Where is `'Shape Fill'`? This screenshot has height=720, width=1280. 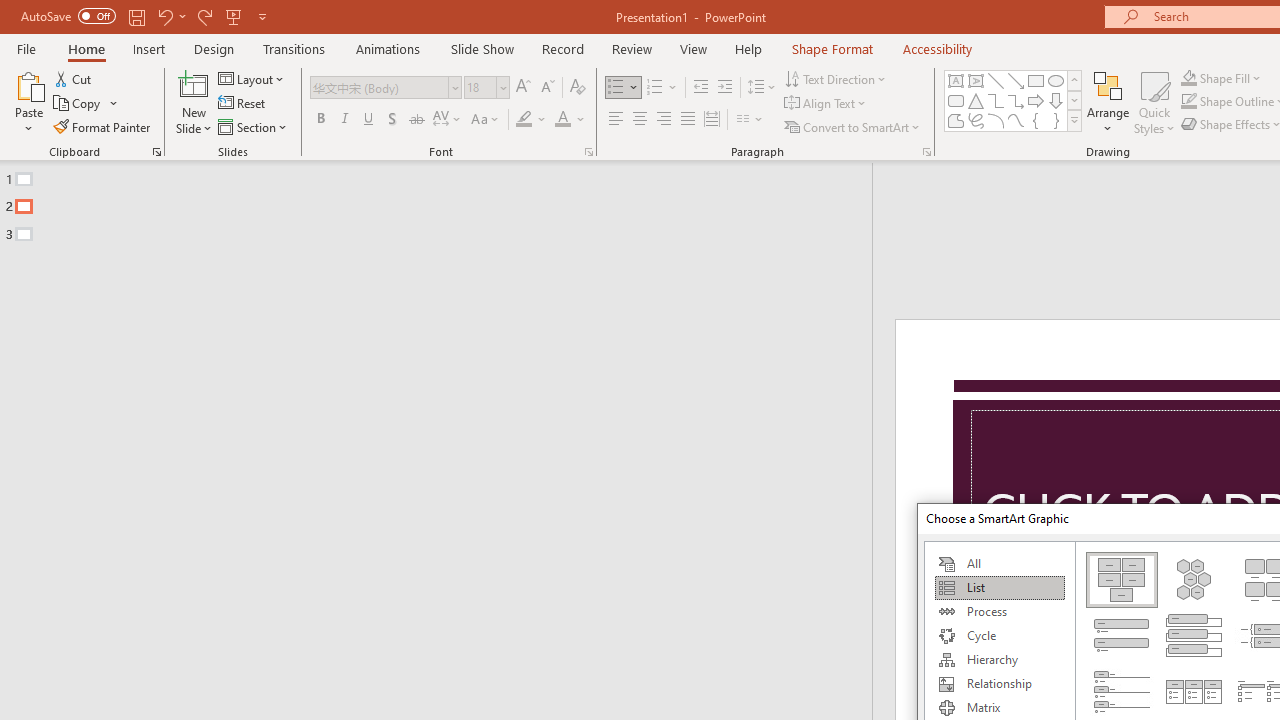
'Shape Fill' is located at coordinates (1220, 77).